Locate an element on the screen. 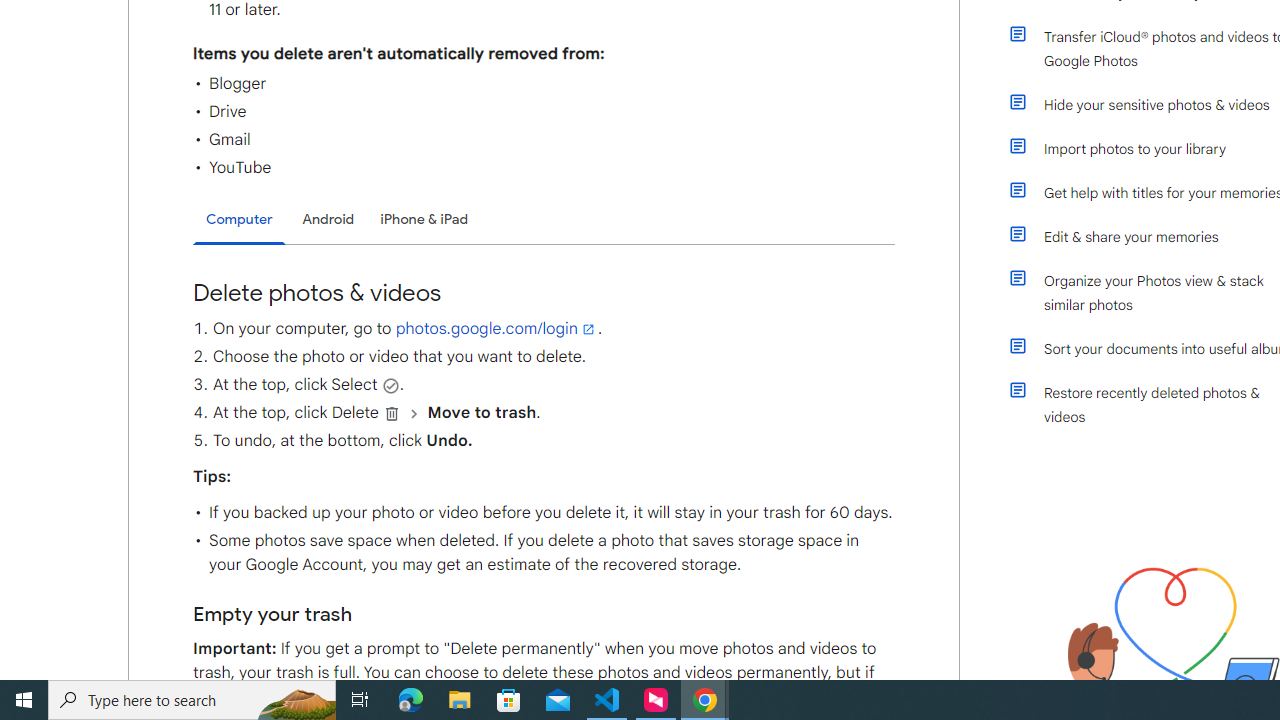 Image resolution: width=1280 pixels, height=720 pixels. 'Android' is located at coordinates (328, 219).